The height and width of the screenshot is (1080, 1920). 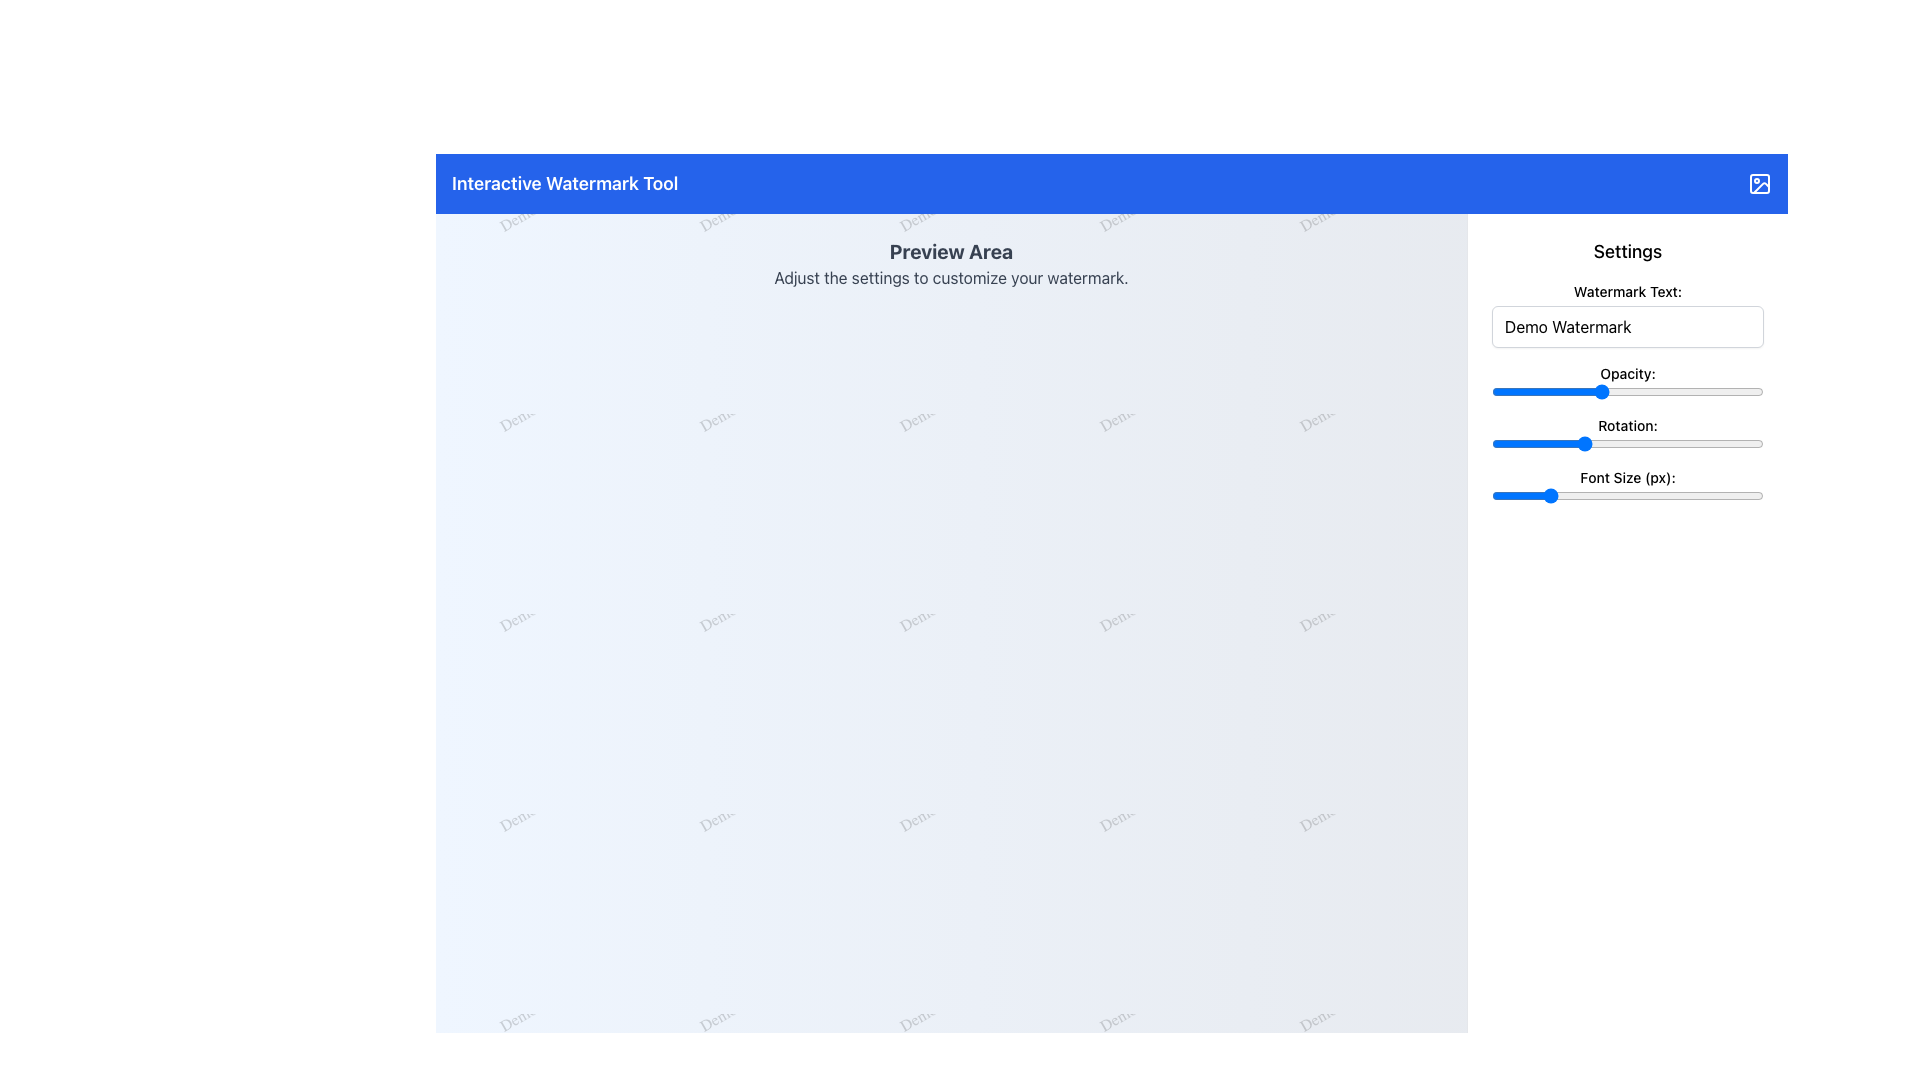 I want to click on the icon representing an interactive button located at the far right of the blue header bar titled 'Interactive Watermark Tool', so click(x=1760, y=184).